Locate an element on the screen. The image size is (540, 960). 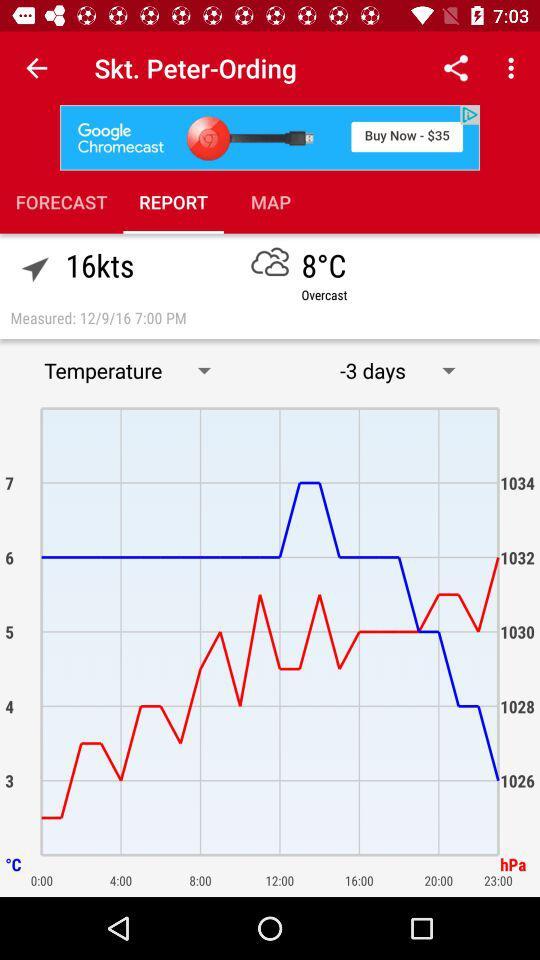
give advertisement information is located at coordinates (270, 136).